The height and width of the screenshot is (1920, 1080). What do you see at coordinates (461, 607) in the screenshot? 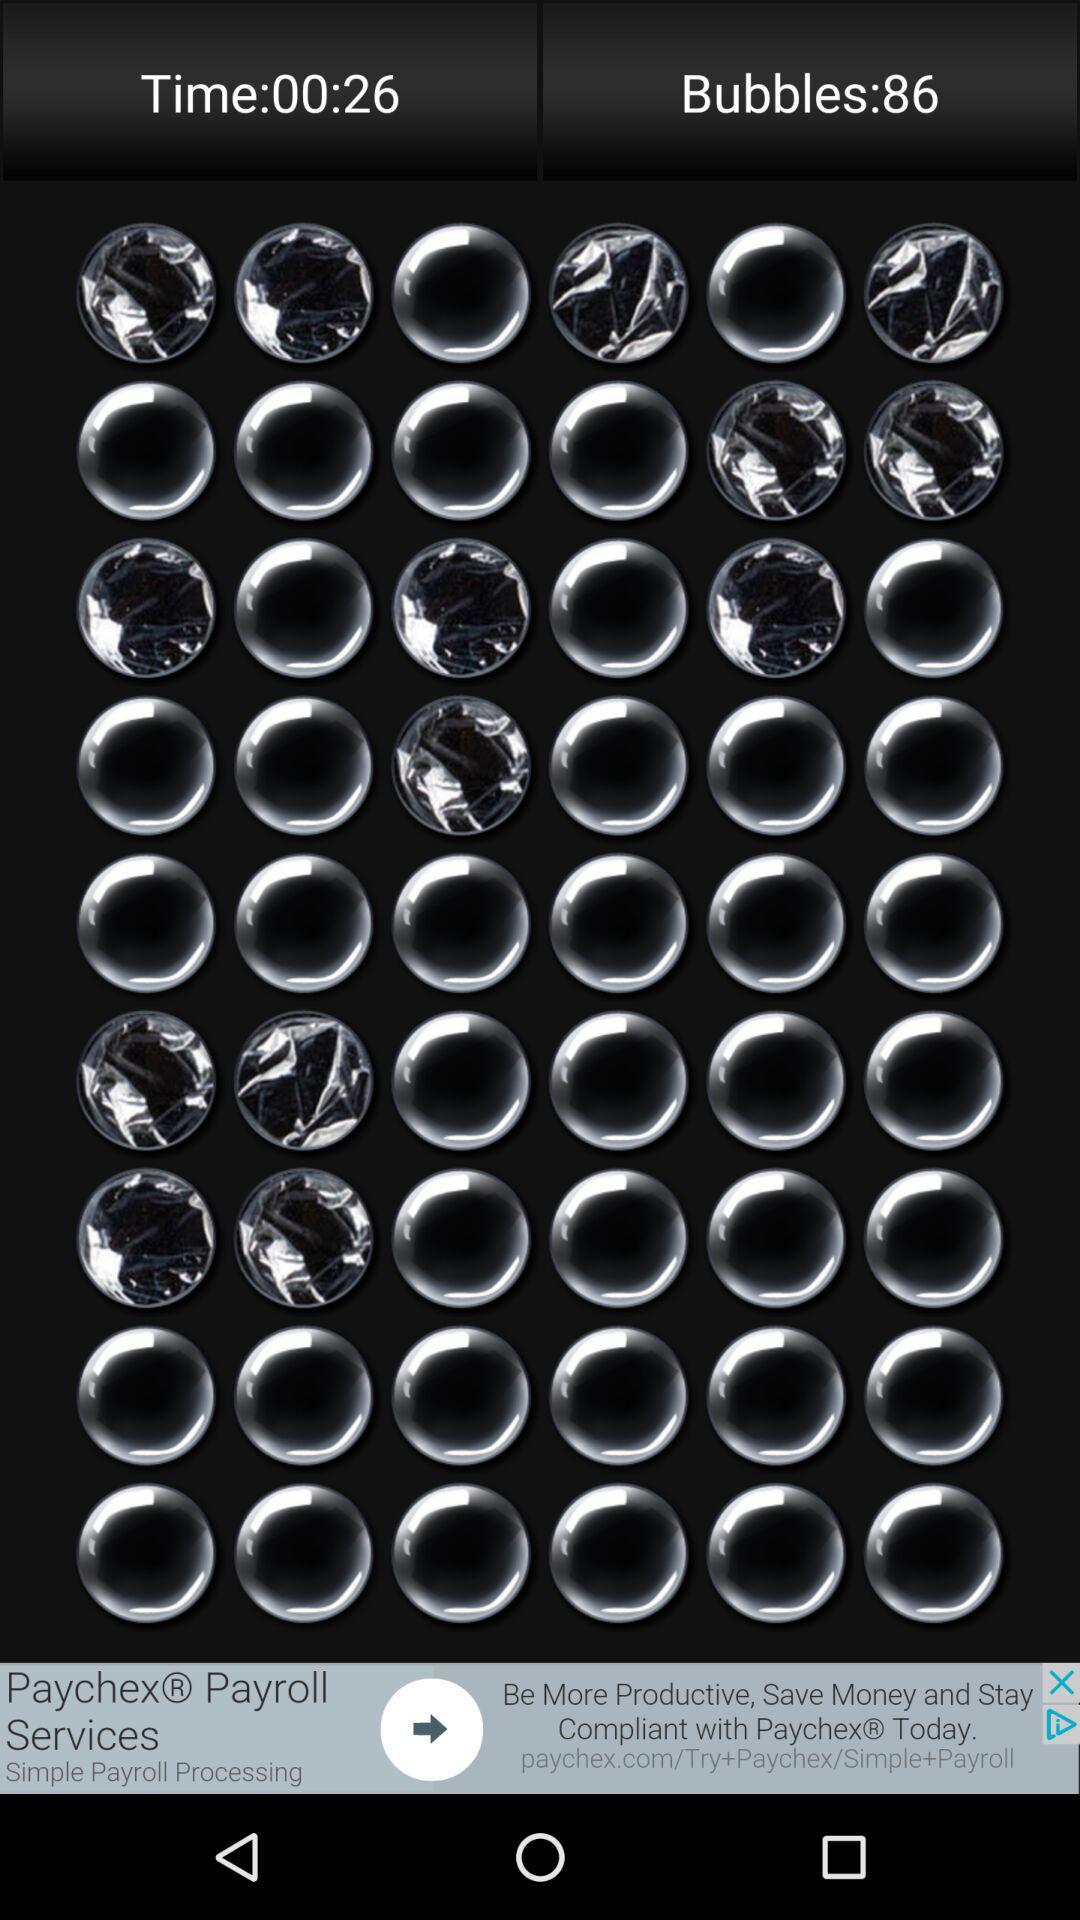
I see `popped` at bounding box center [461, 607].